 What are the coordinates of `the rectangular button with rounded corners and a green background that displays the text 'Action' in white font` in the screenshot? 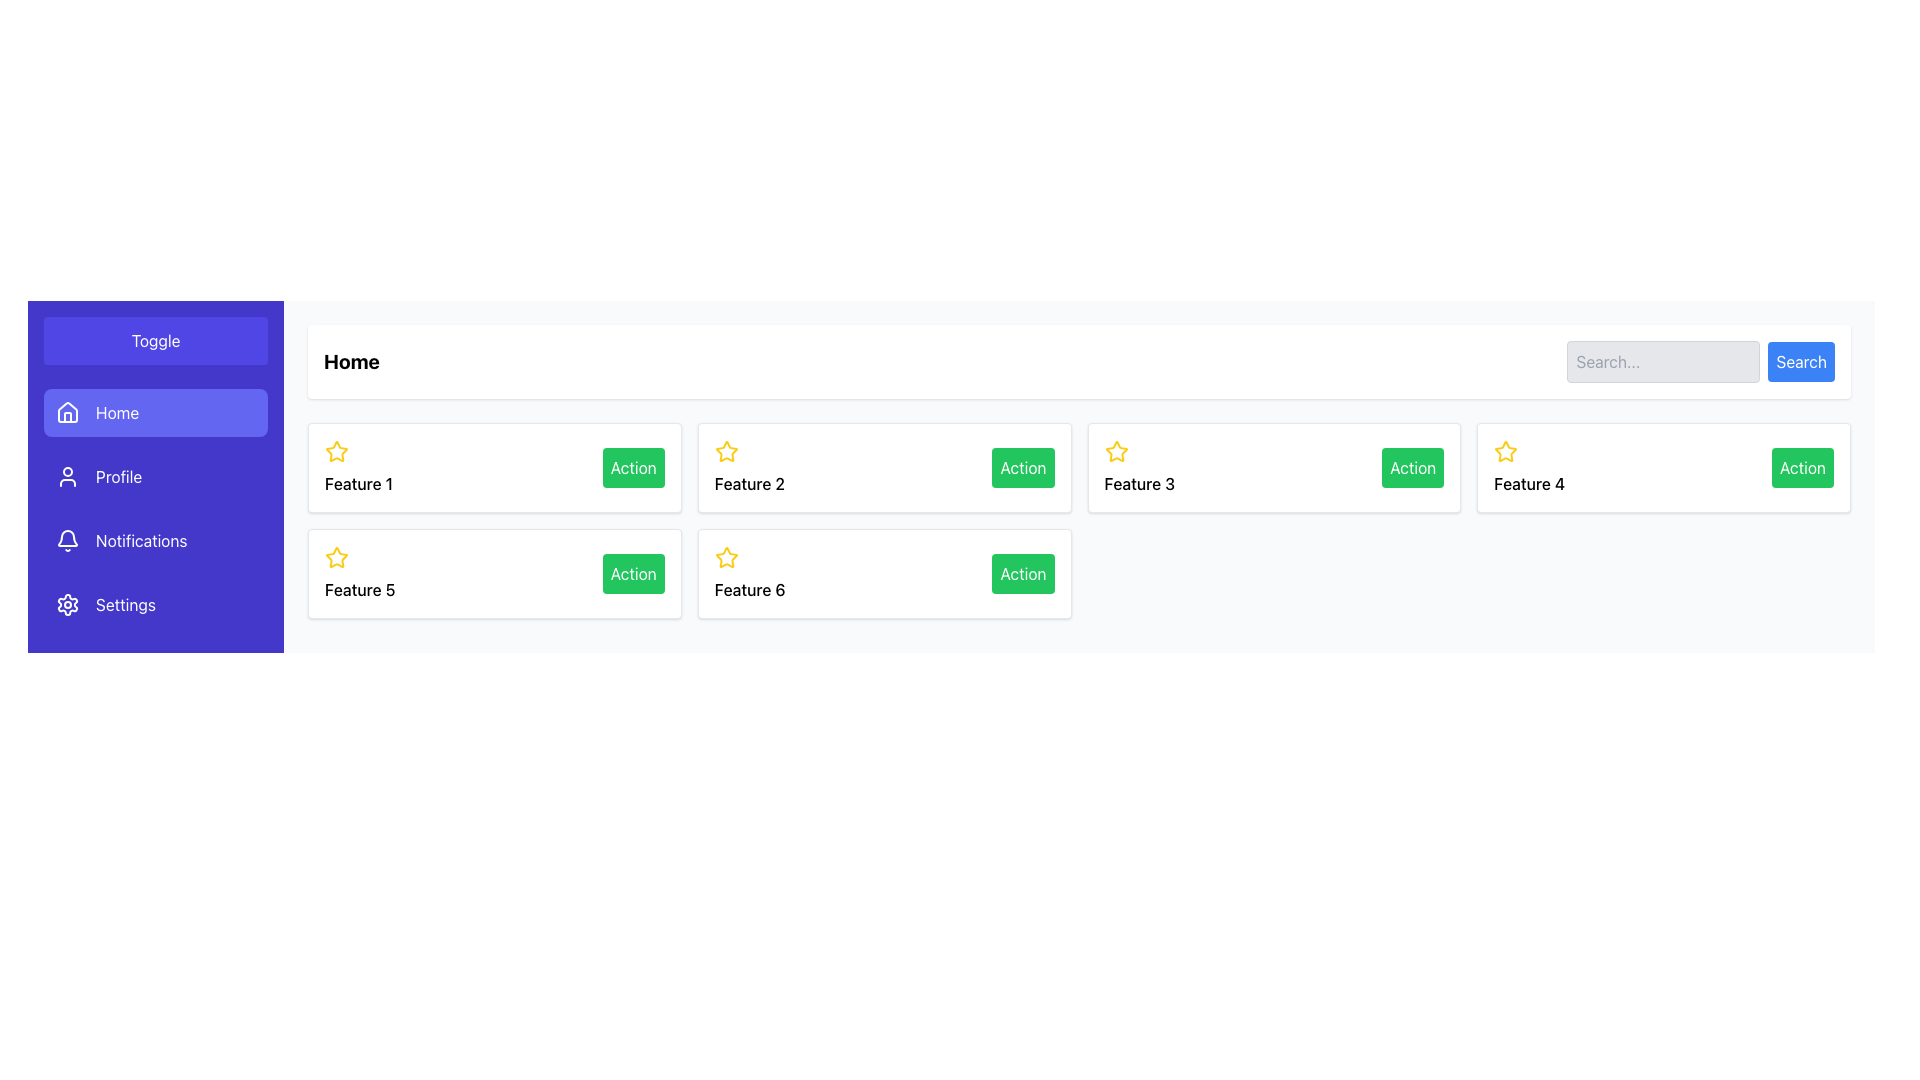 It's located at (632, 574).